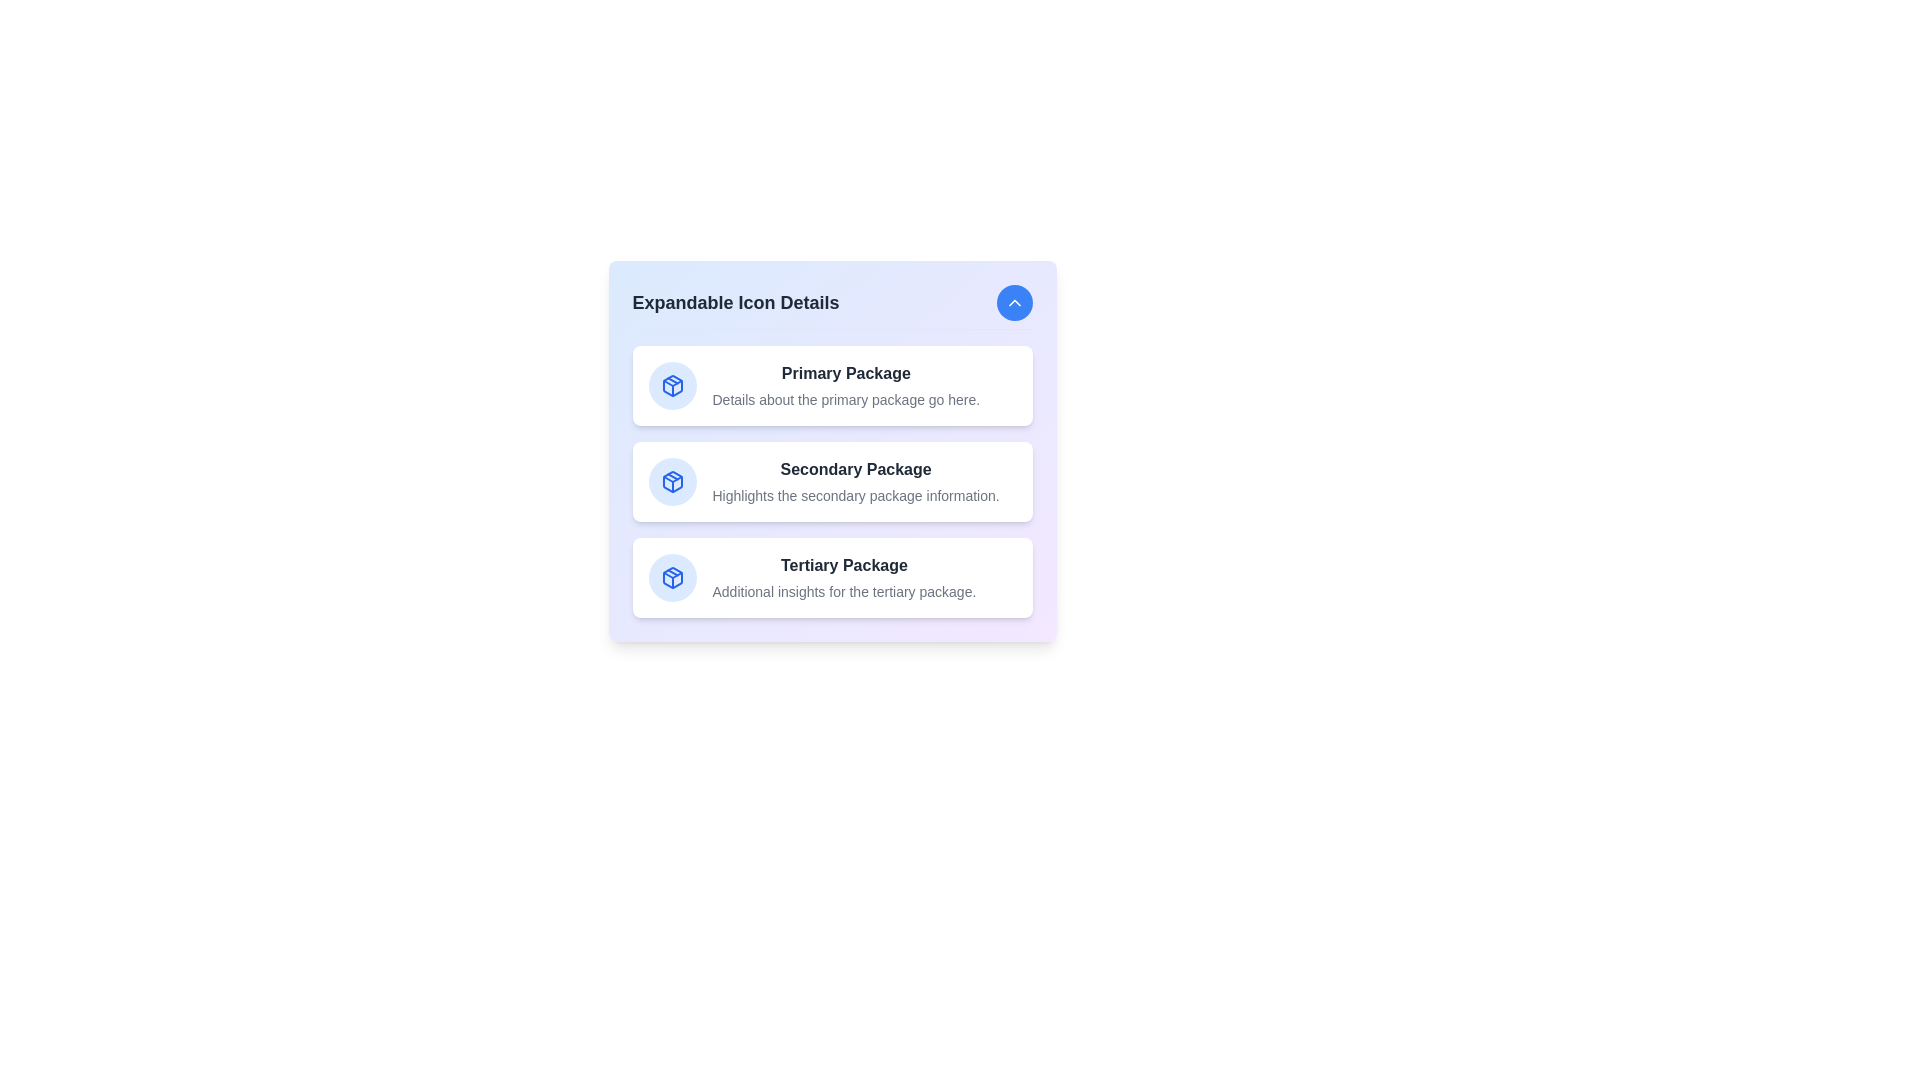 The image size is (1920, 1080). I want to click on text content from the Text block titled 'Tertiary Package', which contains the description 'Additional insights for the tertiary package.', so click(844, 578).